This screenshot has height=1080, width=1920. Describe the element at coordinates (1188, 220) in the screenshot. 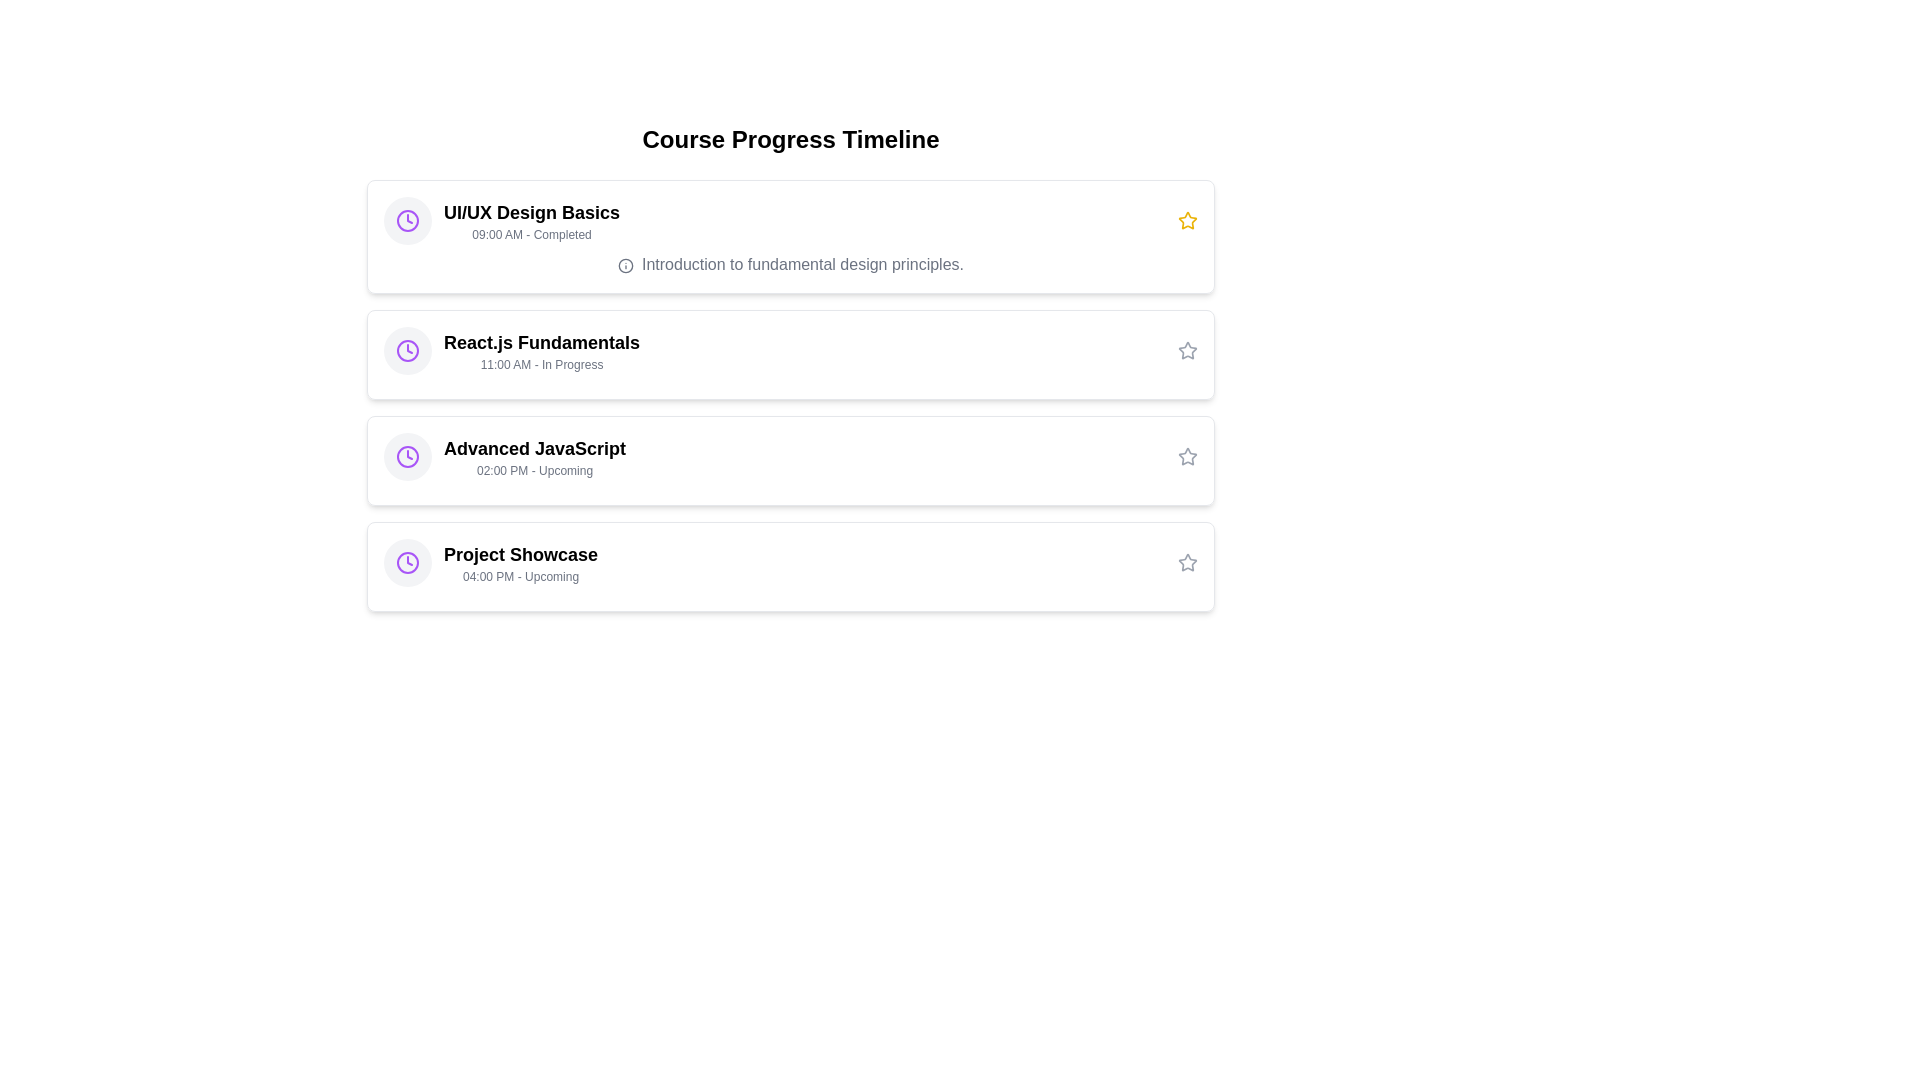

I see `the yellow star-shaped icon in the top-right corner of the 'UI/UX Design Basics' course card to favorite the course` at that location.